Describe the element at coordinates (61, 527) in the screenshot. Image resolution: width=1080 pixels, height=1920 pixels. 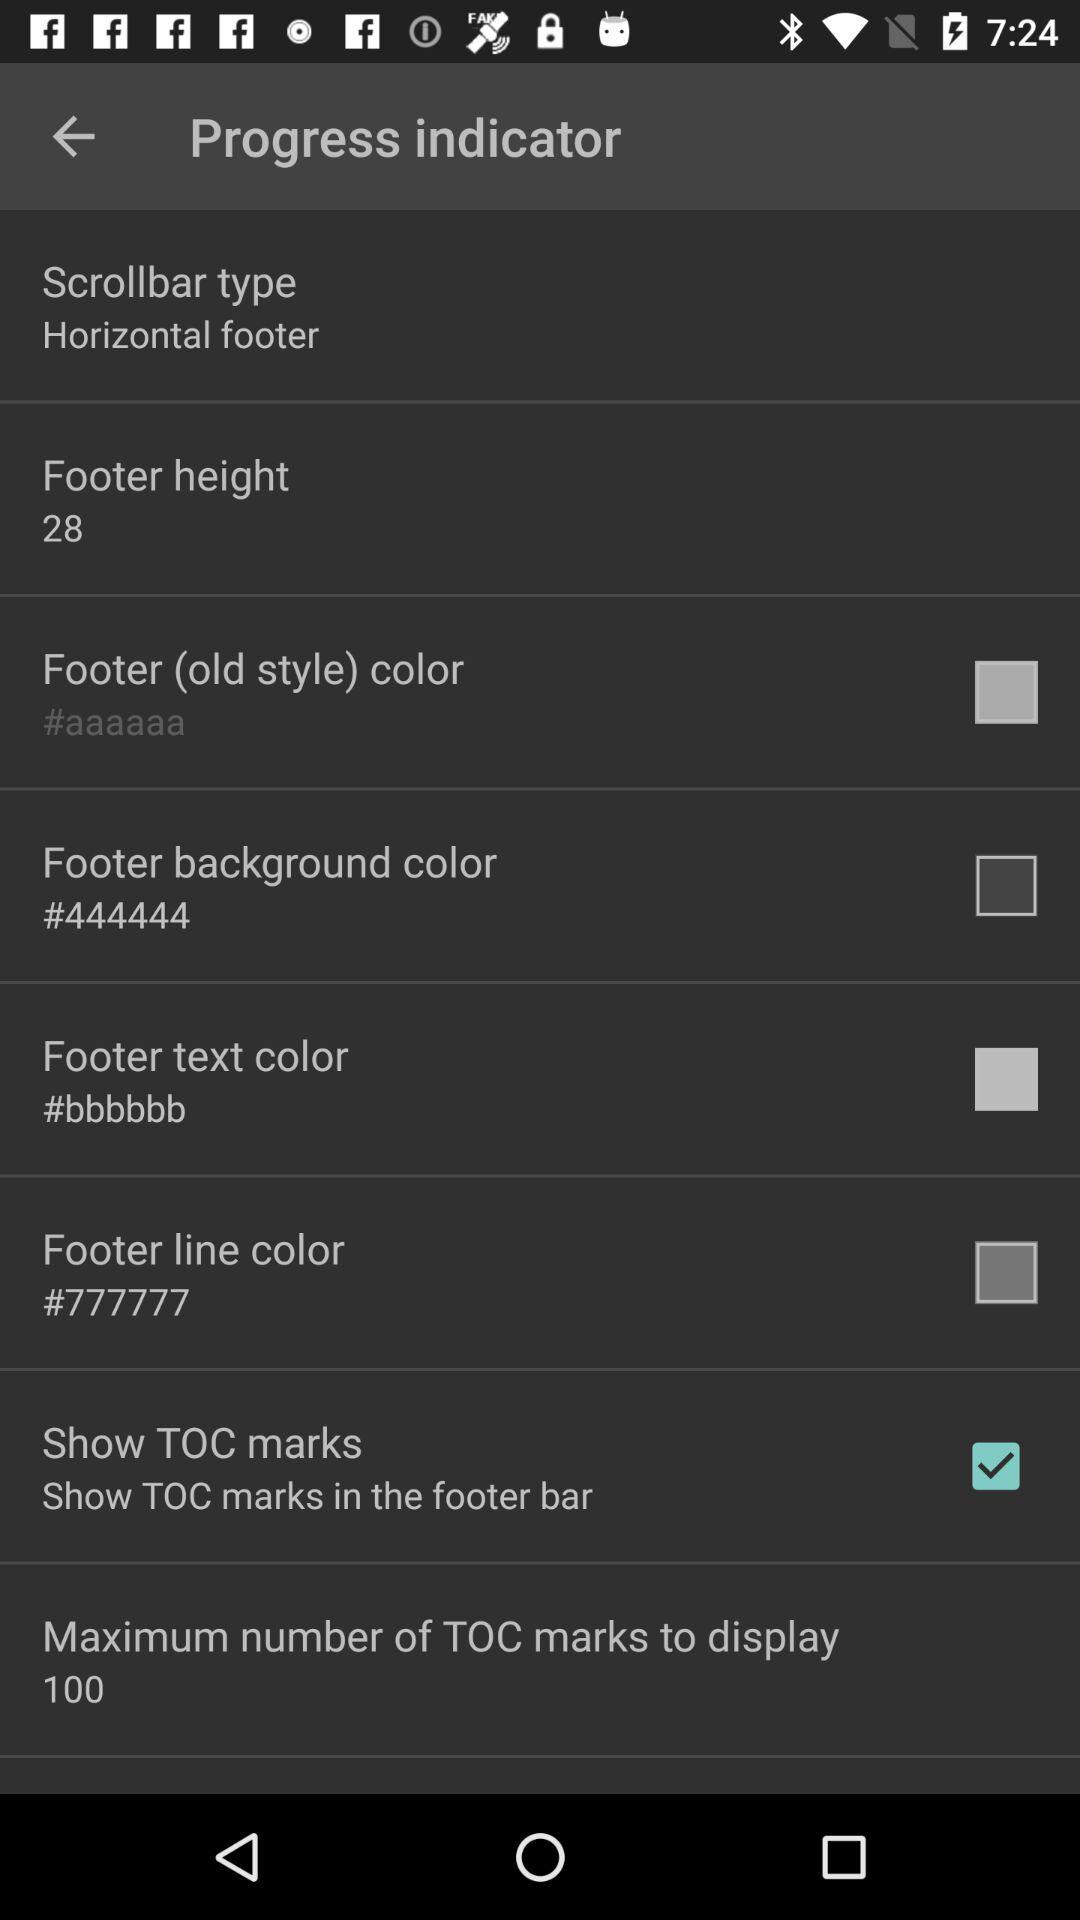
I see `item above footer old style` at that location.